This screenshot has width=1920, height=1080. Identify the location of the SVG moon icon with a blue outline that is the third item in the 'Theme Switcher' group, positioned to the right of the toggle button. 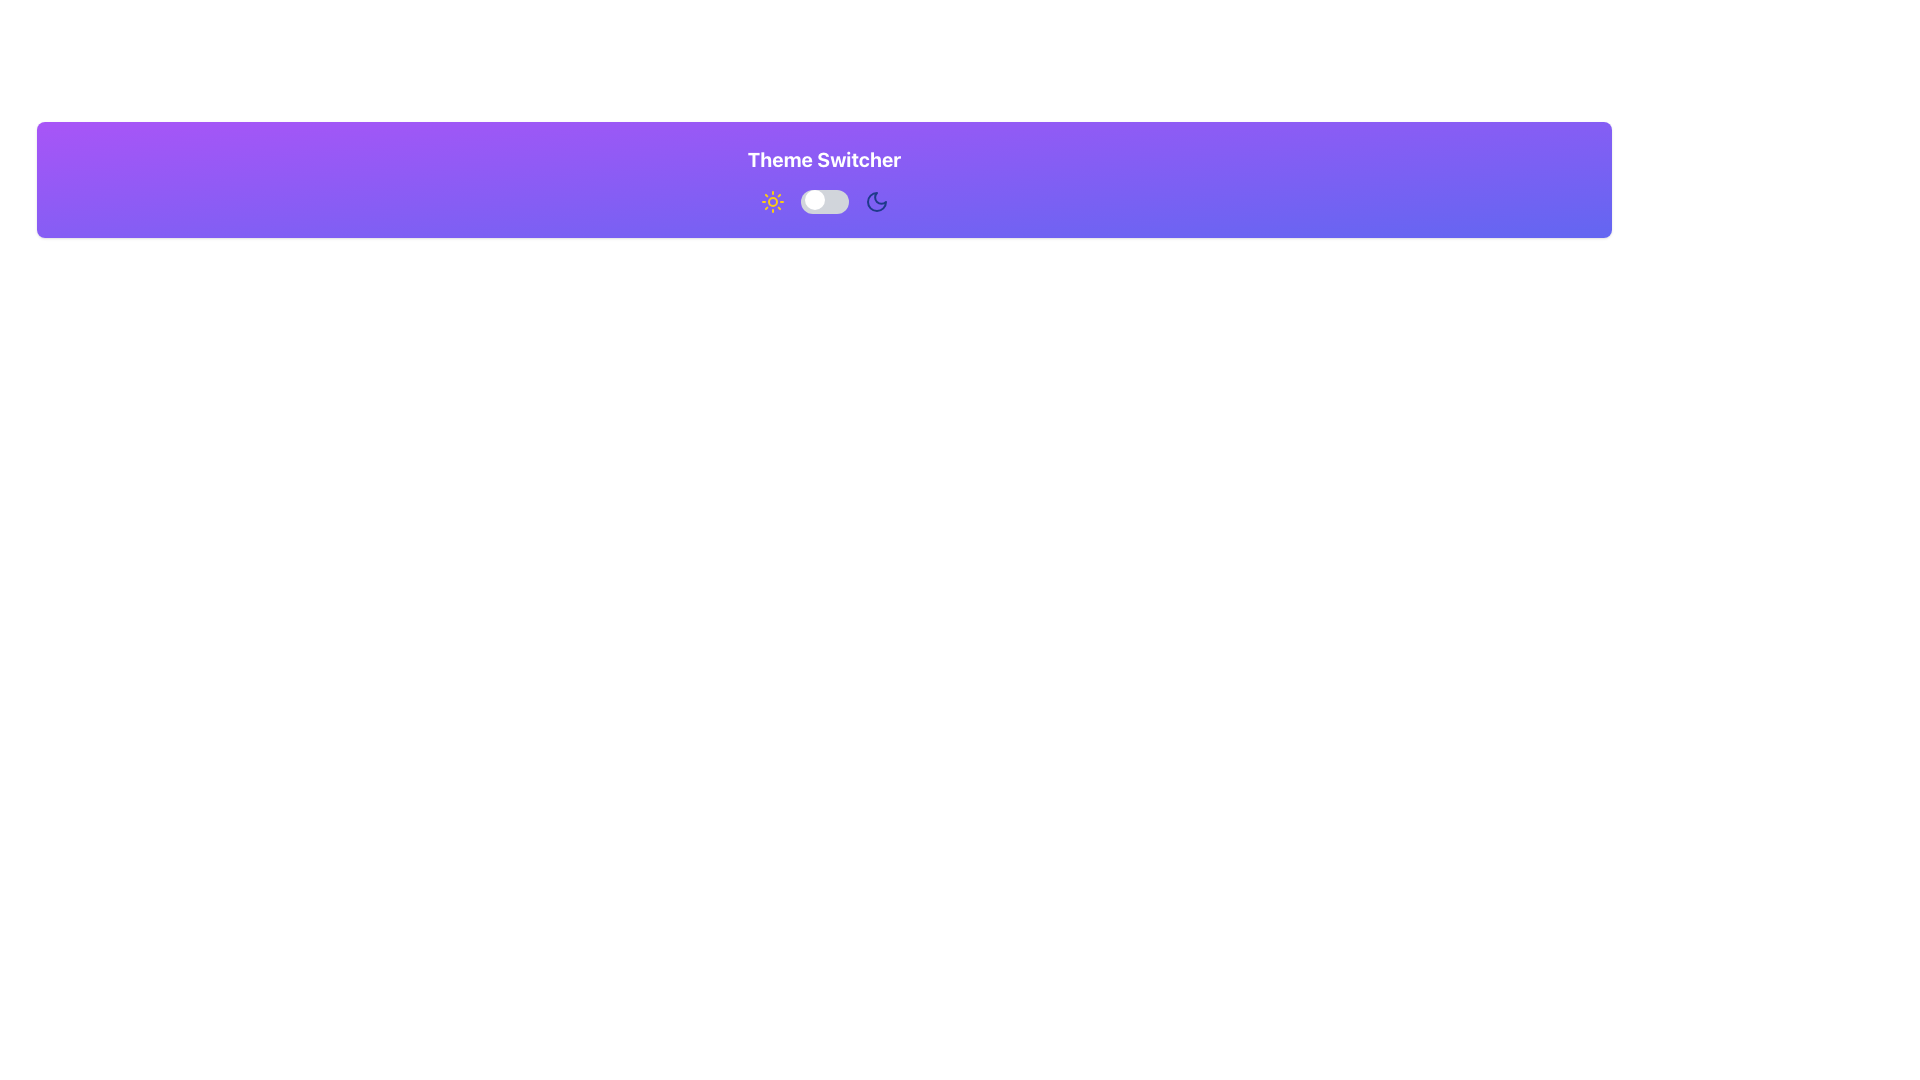
(876, 201).